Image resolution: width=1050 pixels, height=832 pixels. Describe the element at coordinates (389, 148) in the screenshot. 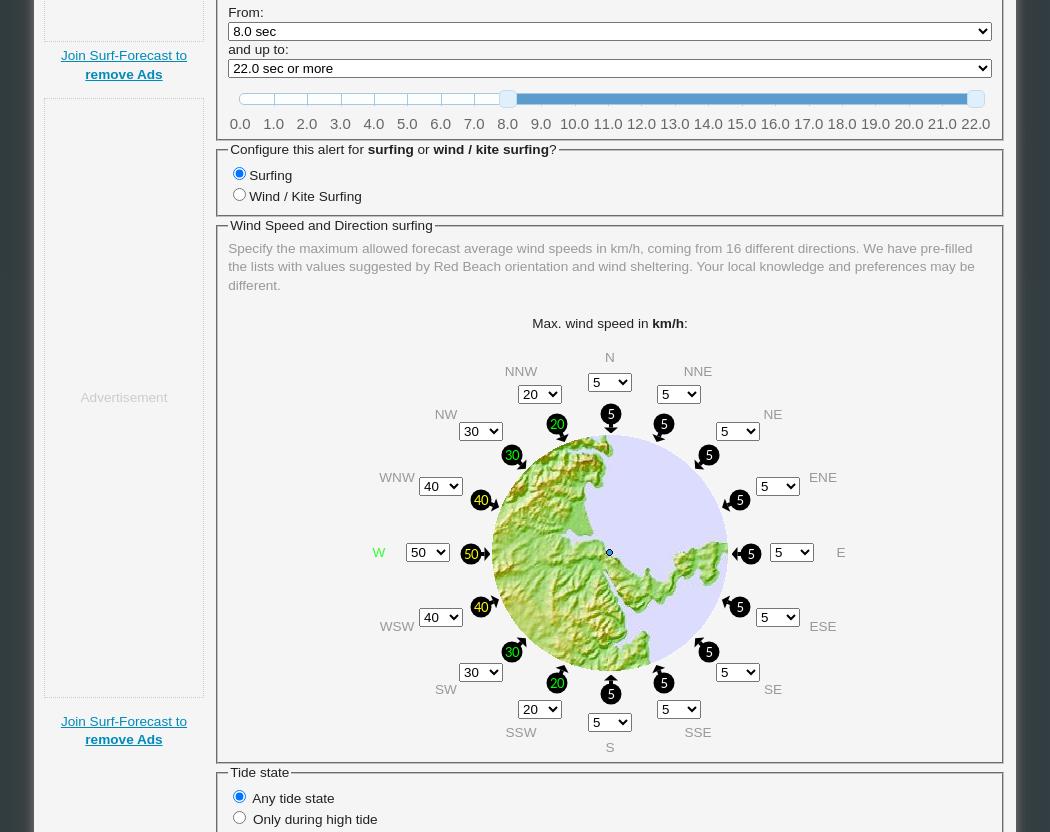

I see `'surfing'` at that location.